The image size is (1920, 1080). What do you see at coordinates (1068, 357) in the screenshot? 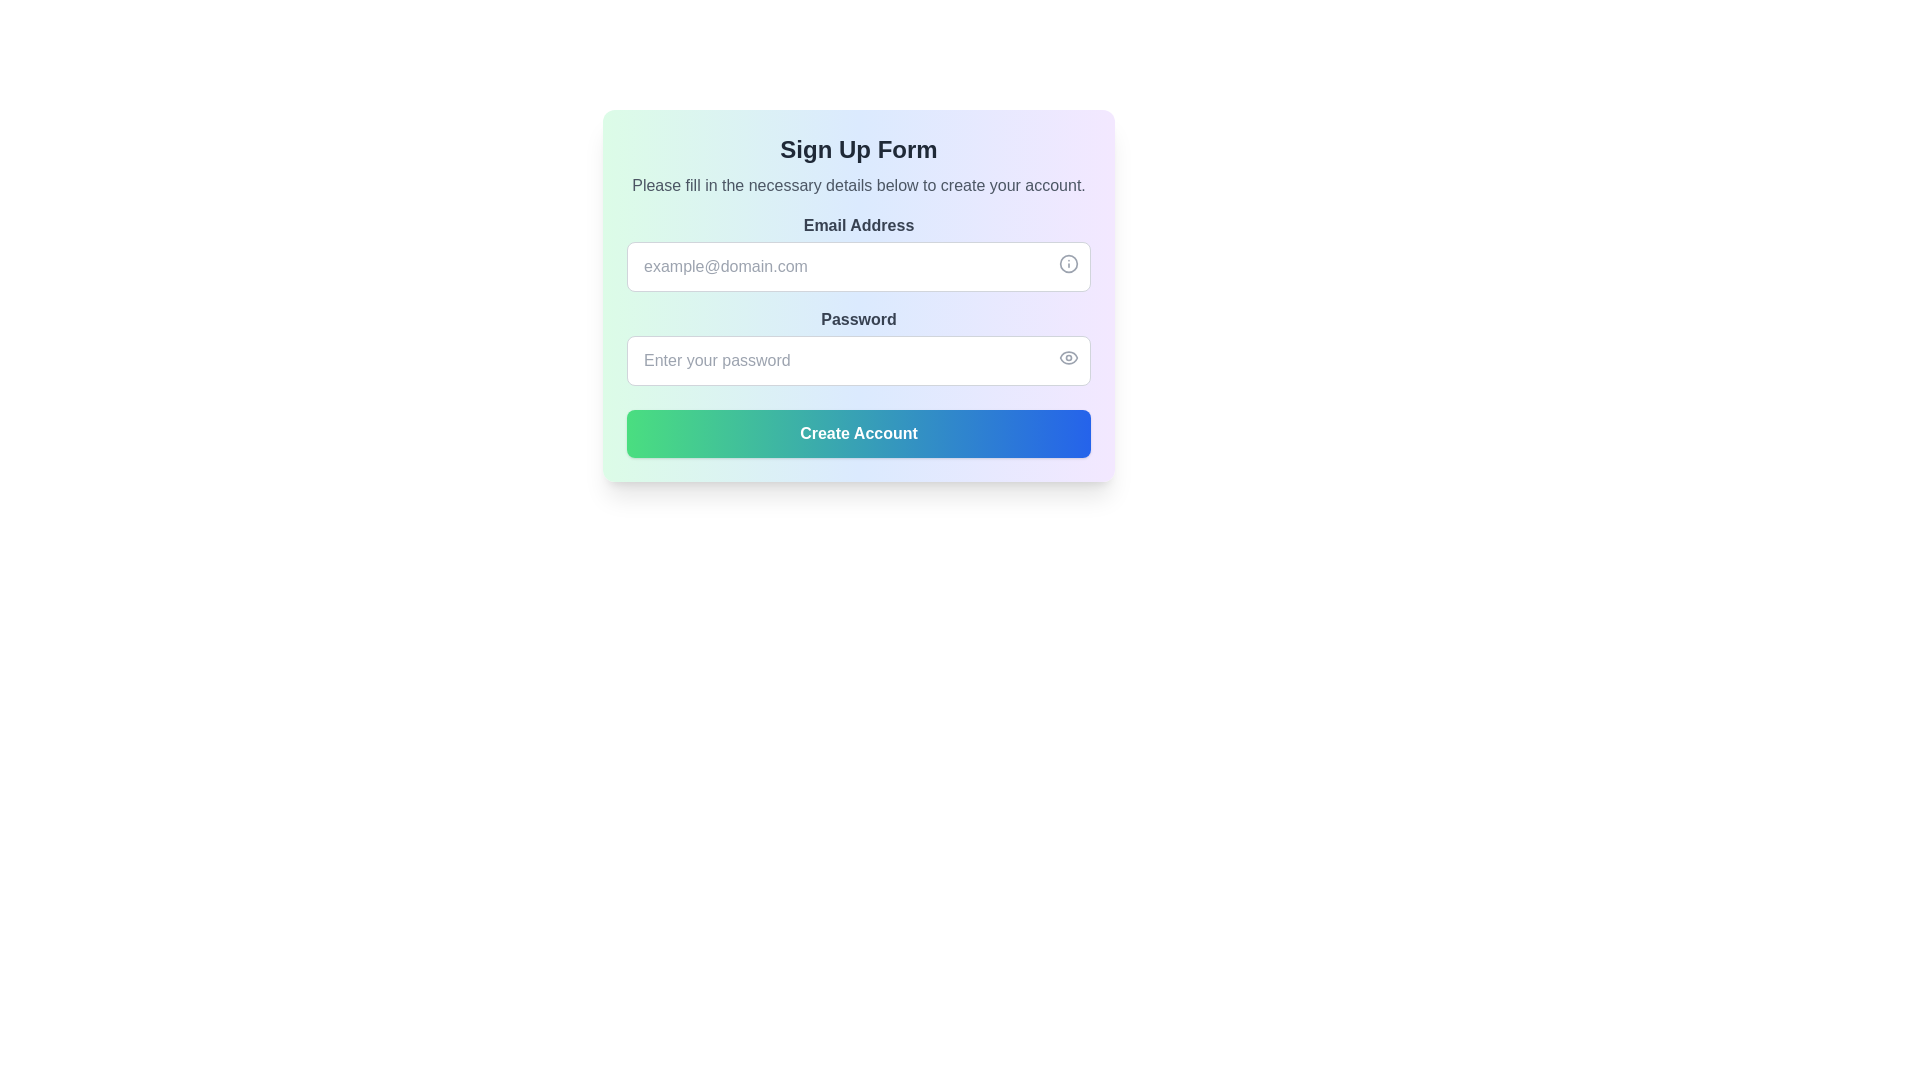
I see `the outer elliptical shape of the eye icon used to toggle password visibility by hovering over it for visual feedback` at bounding box center [1068, 357].